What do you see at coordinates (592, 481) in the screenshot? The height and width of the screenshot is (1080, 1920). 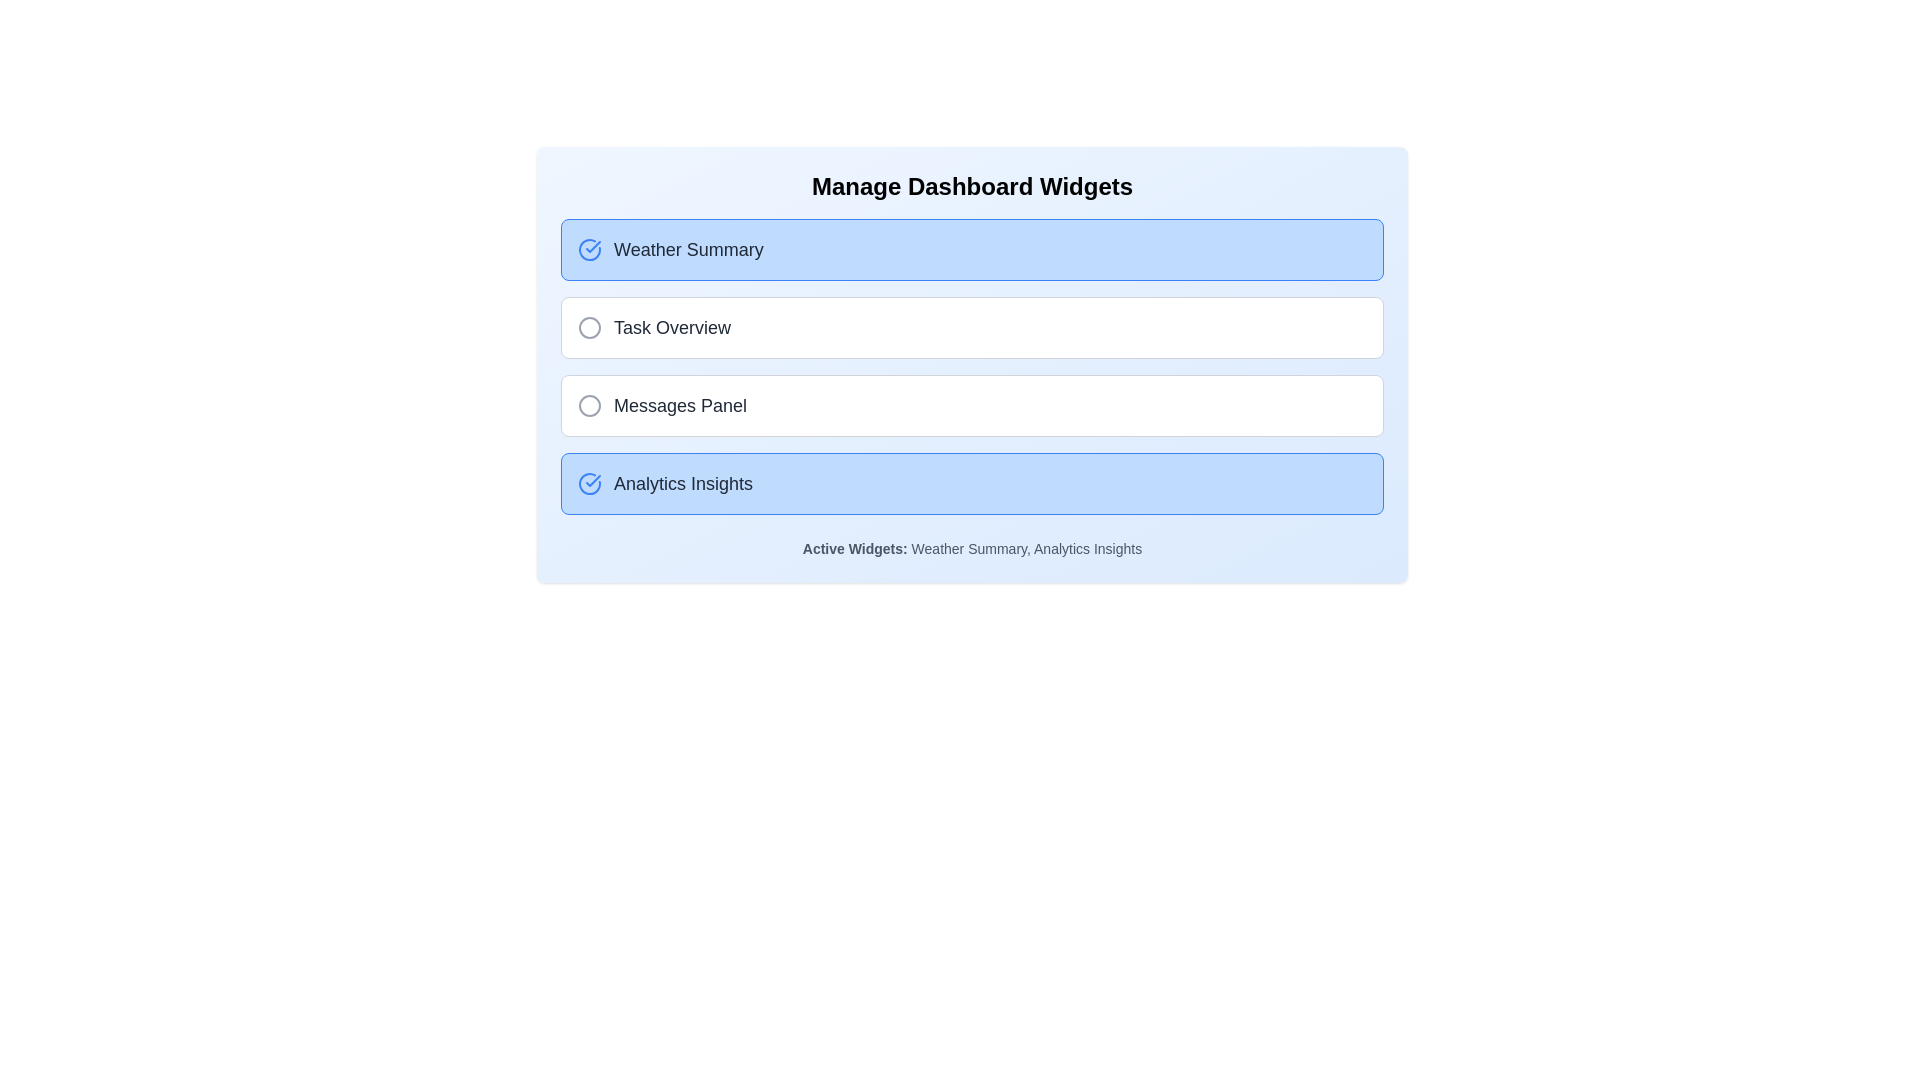 I see `the graphical representation of the Checkmark icon indicating the selection status of the 'Weather Summary' option` at bounding box center [592, 481].